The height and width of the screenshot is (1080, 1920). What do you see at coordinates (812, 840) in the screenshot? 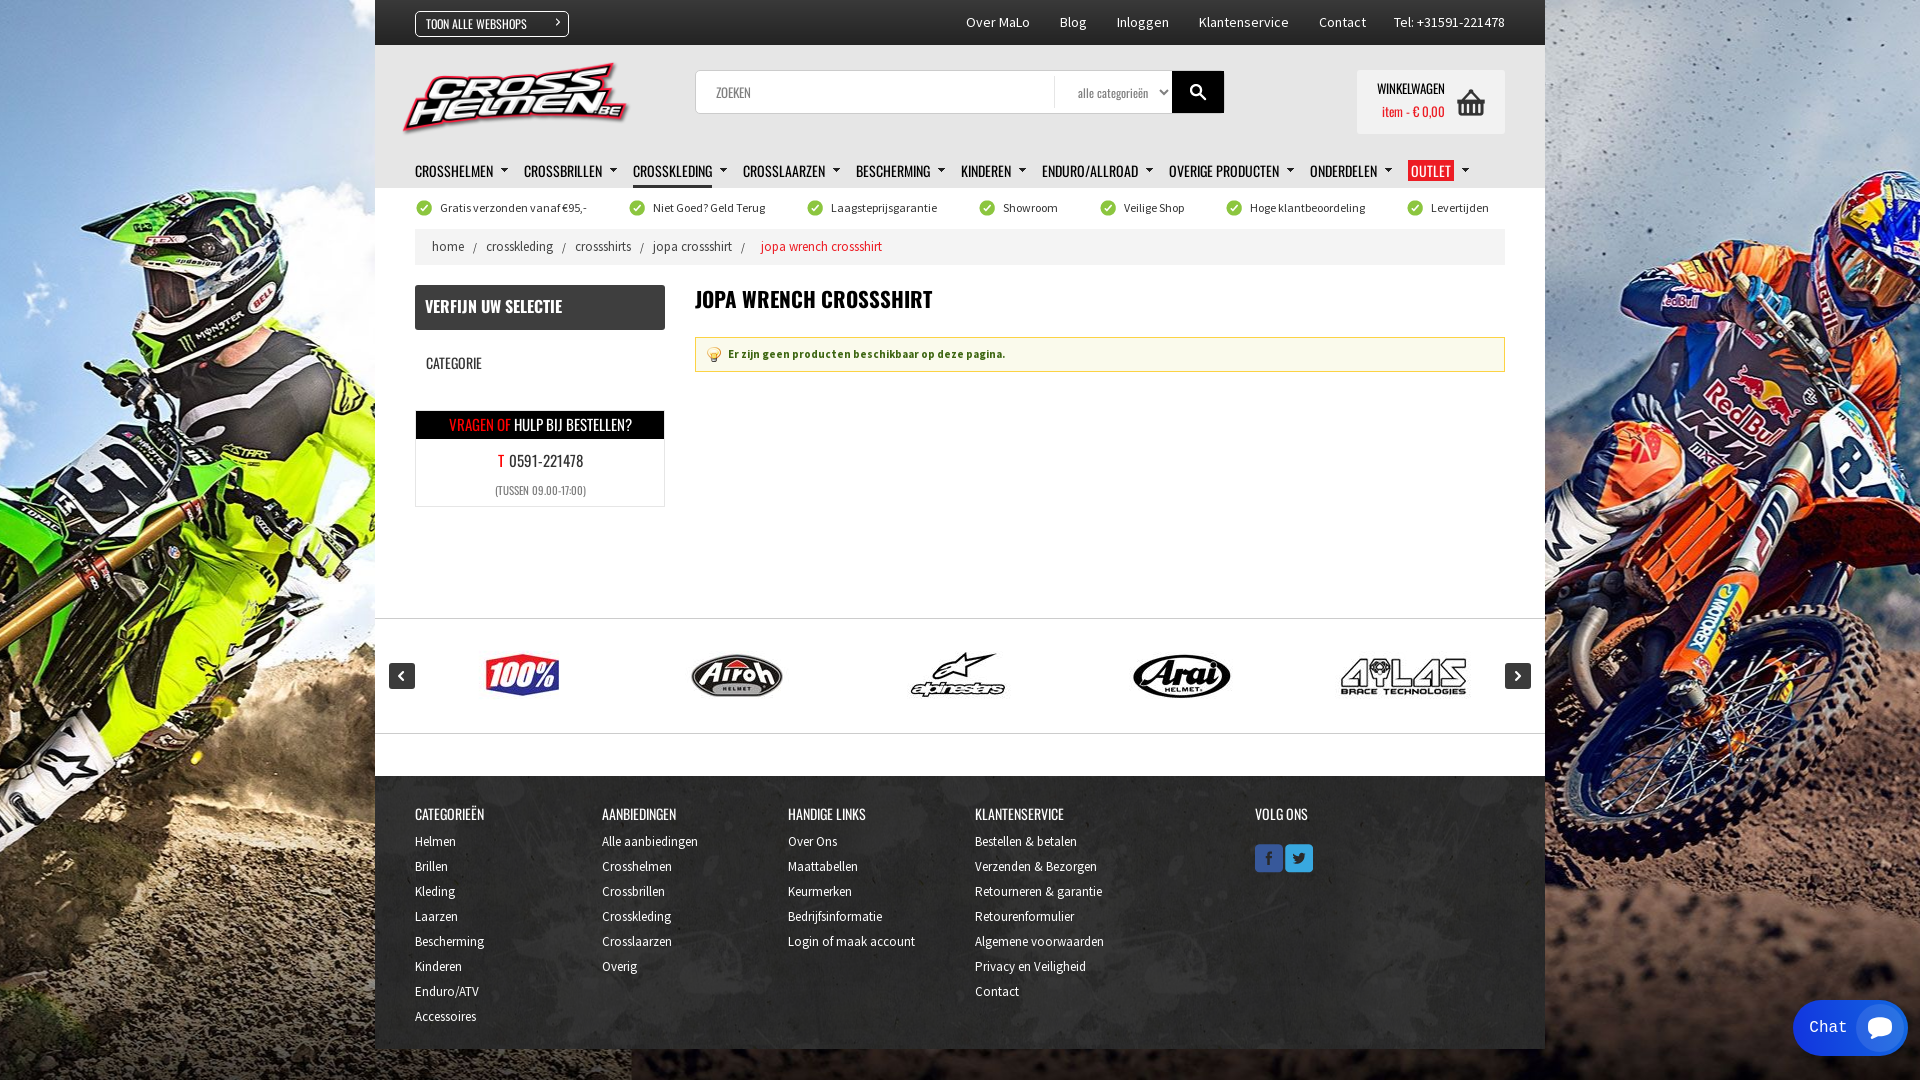
I see `'Over Ons'` at bounding box center [812, 840].